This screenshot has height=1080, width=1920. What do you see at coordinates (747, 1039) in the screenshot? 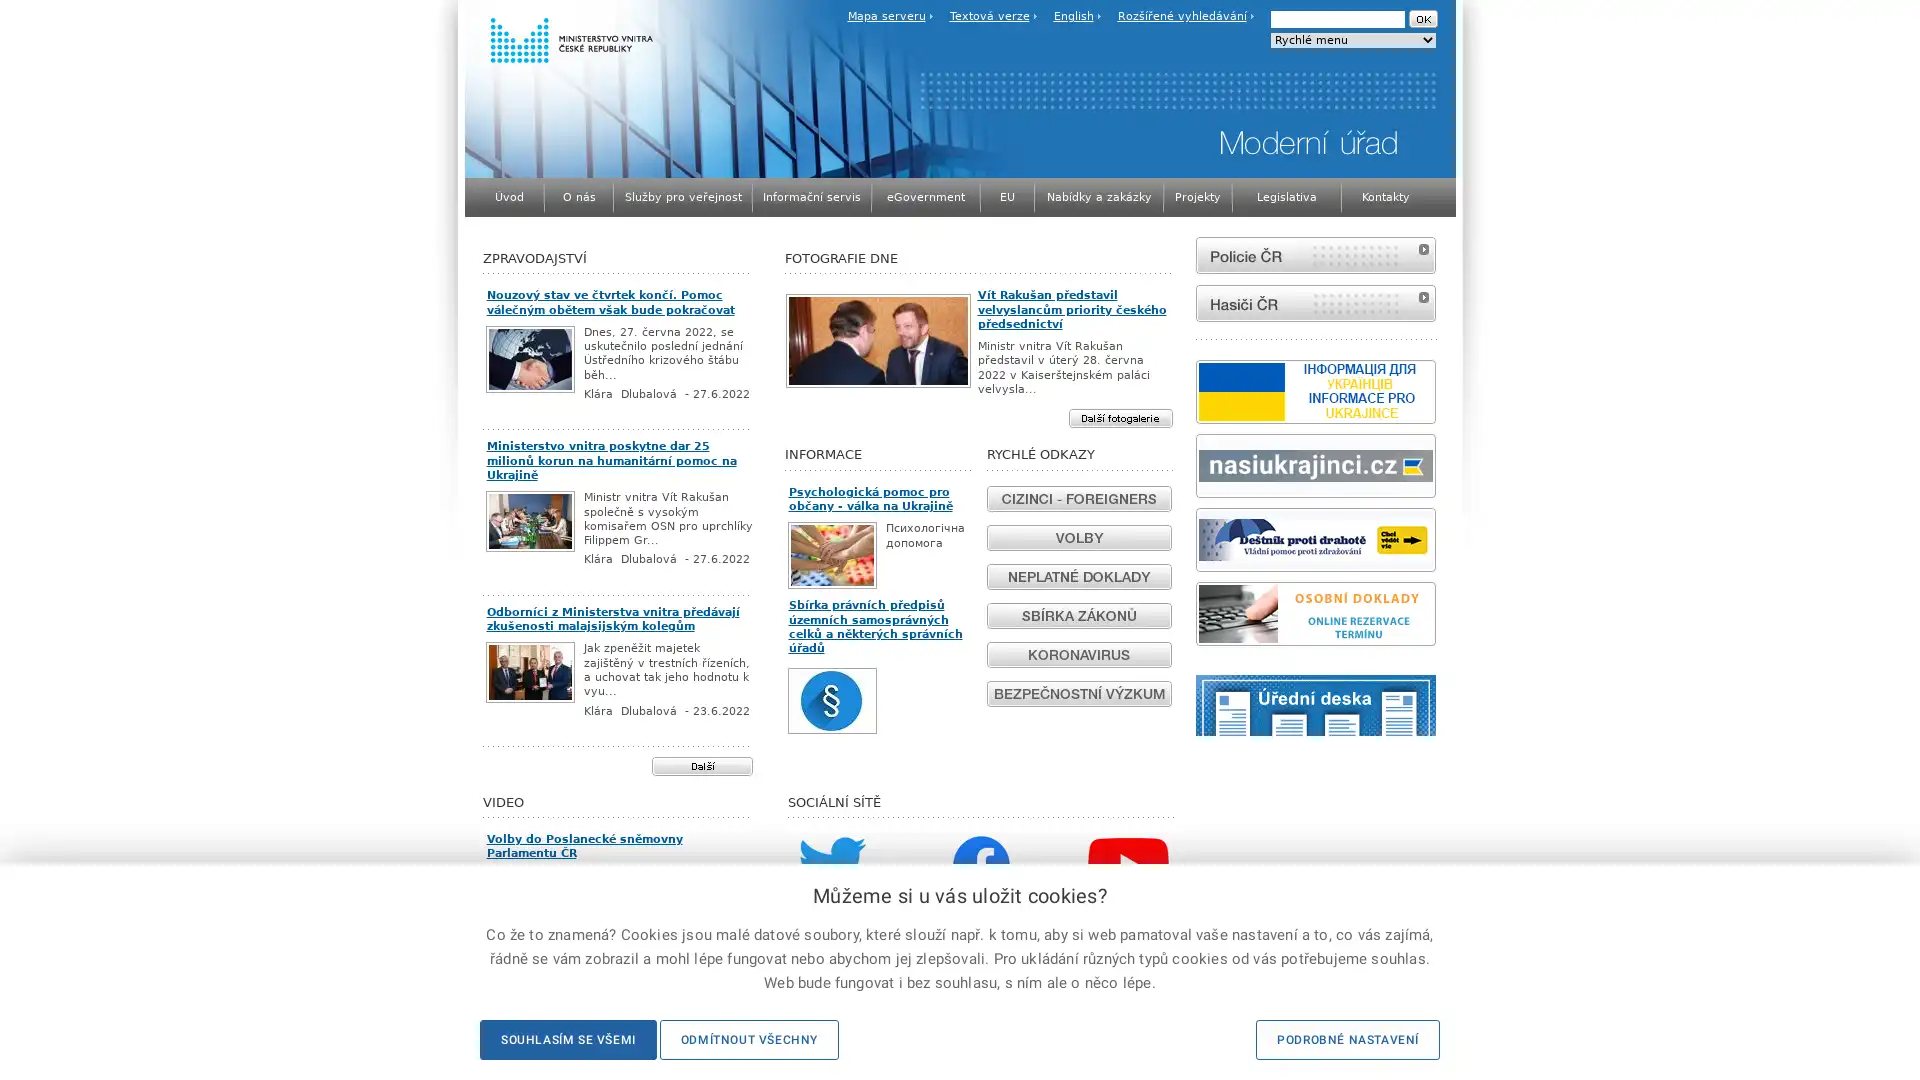
I see `ODMITNOUT VSECHNY` at bounding box center [747, 1039].